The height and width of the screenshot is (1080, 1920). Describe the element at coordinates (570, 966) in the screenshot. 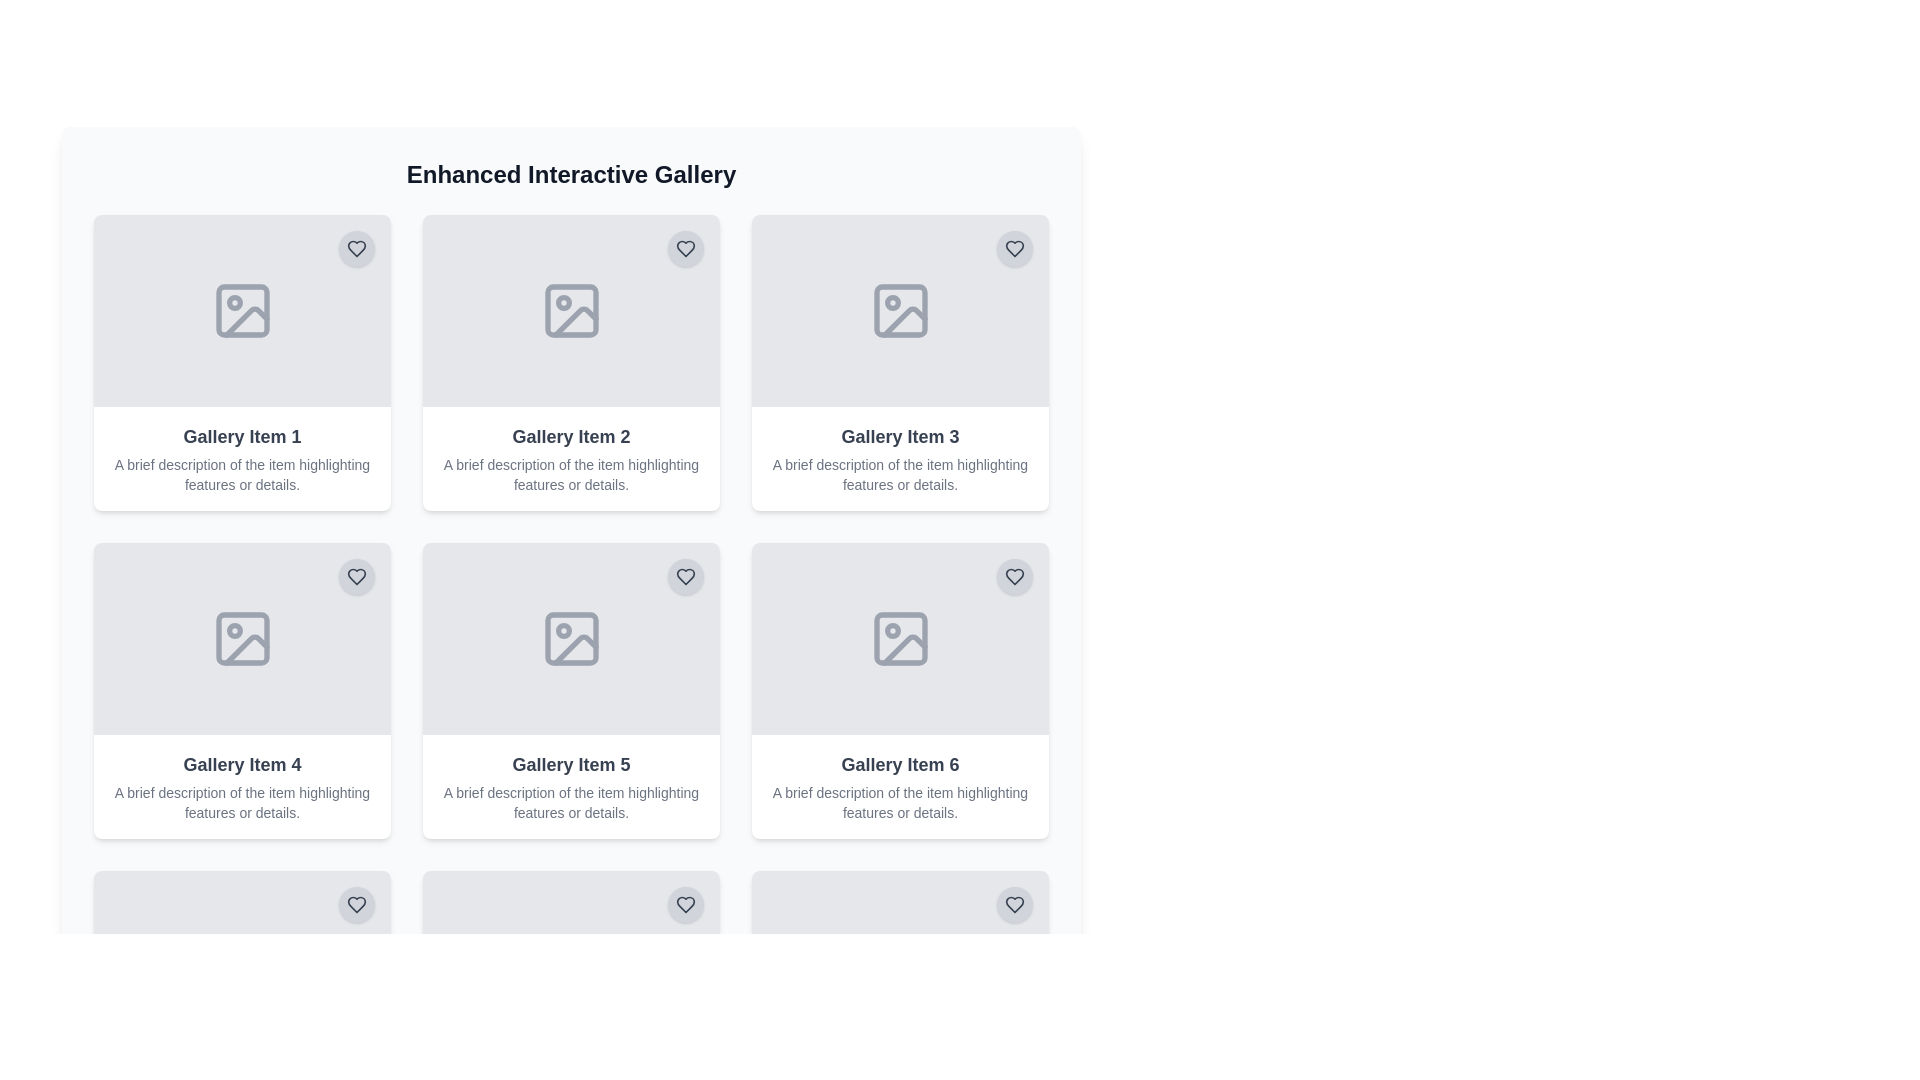

I see `the decorative rectangle element within the SVG that is aligned with the fifth gallery item` at that location.